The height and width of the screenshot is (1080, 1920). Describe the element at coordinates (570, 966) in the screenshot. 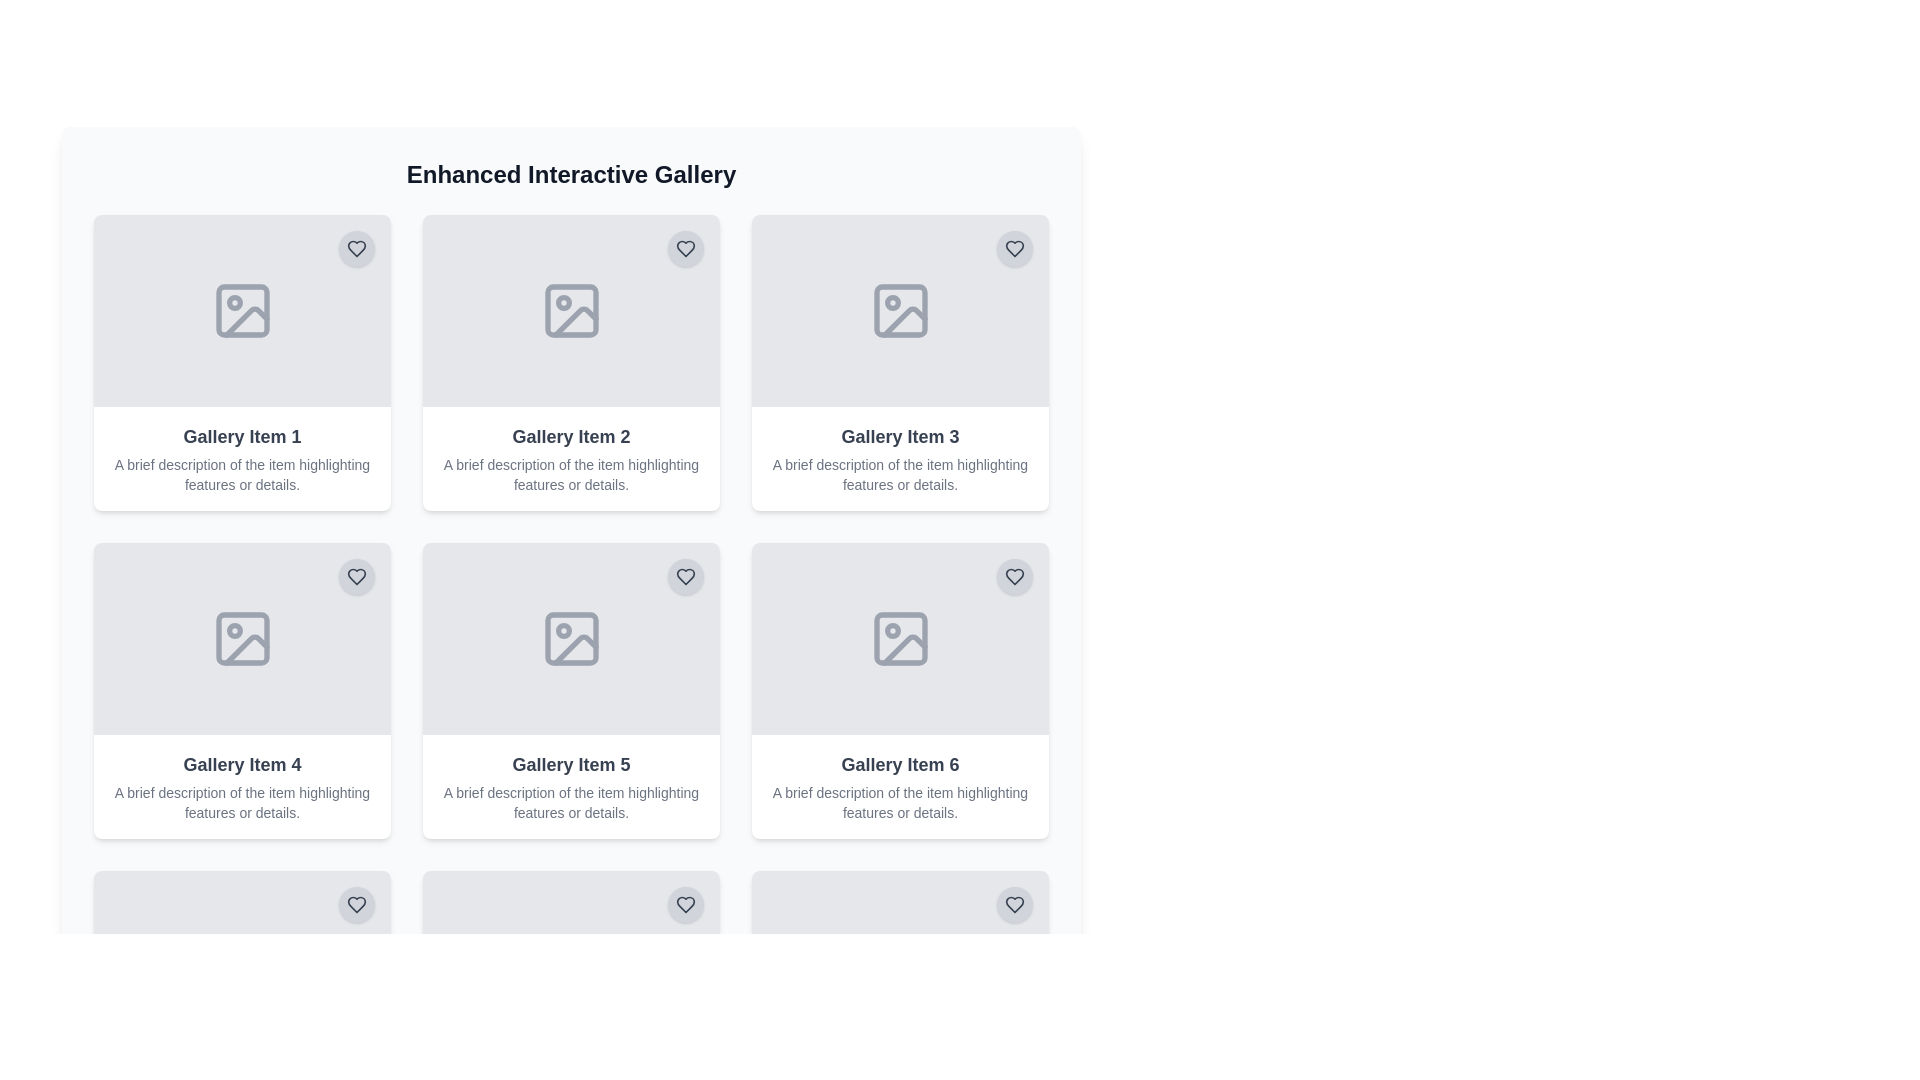

I see `the decorative rectangle element within the SVG that is aligned with the fifth gallery item` at that location.